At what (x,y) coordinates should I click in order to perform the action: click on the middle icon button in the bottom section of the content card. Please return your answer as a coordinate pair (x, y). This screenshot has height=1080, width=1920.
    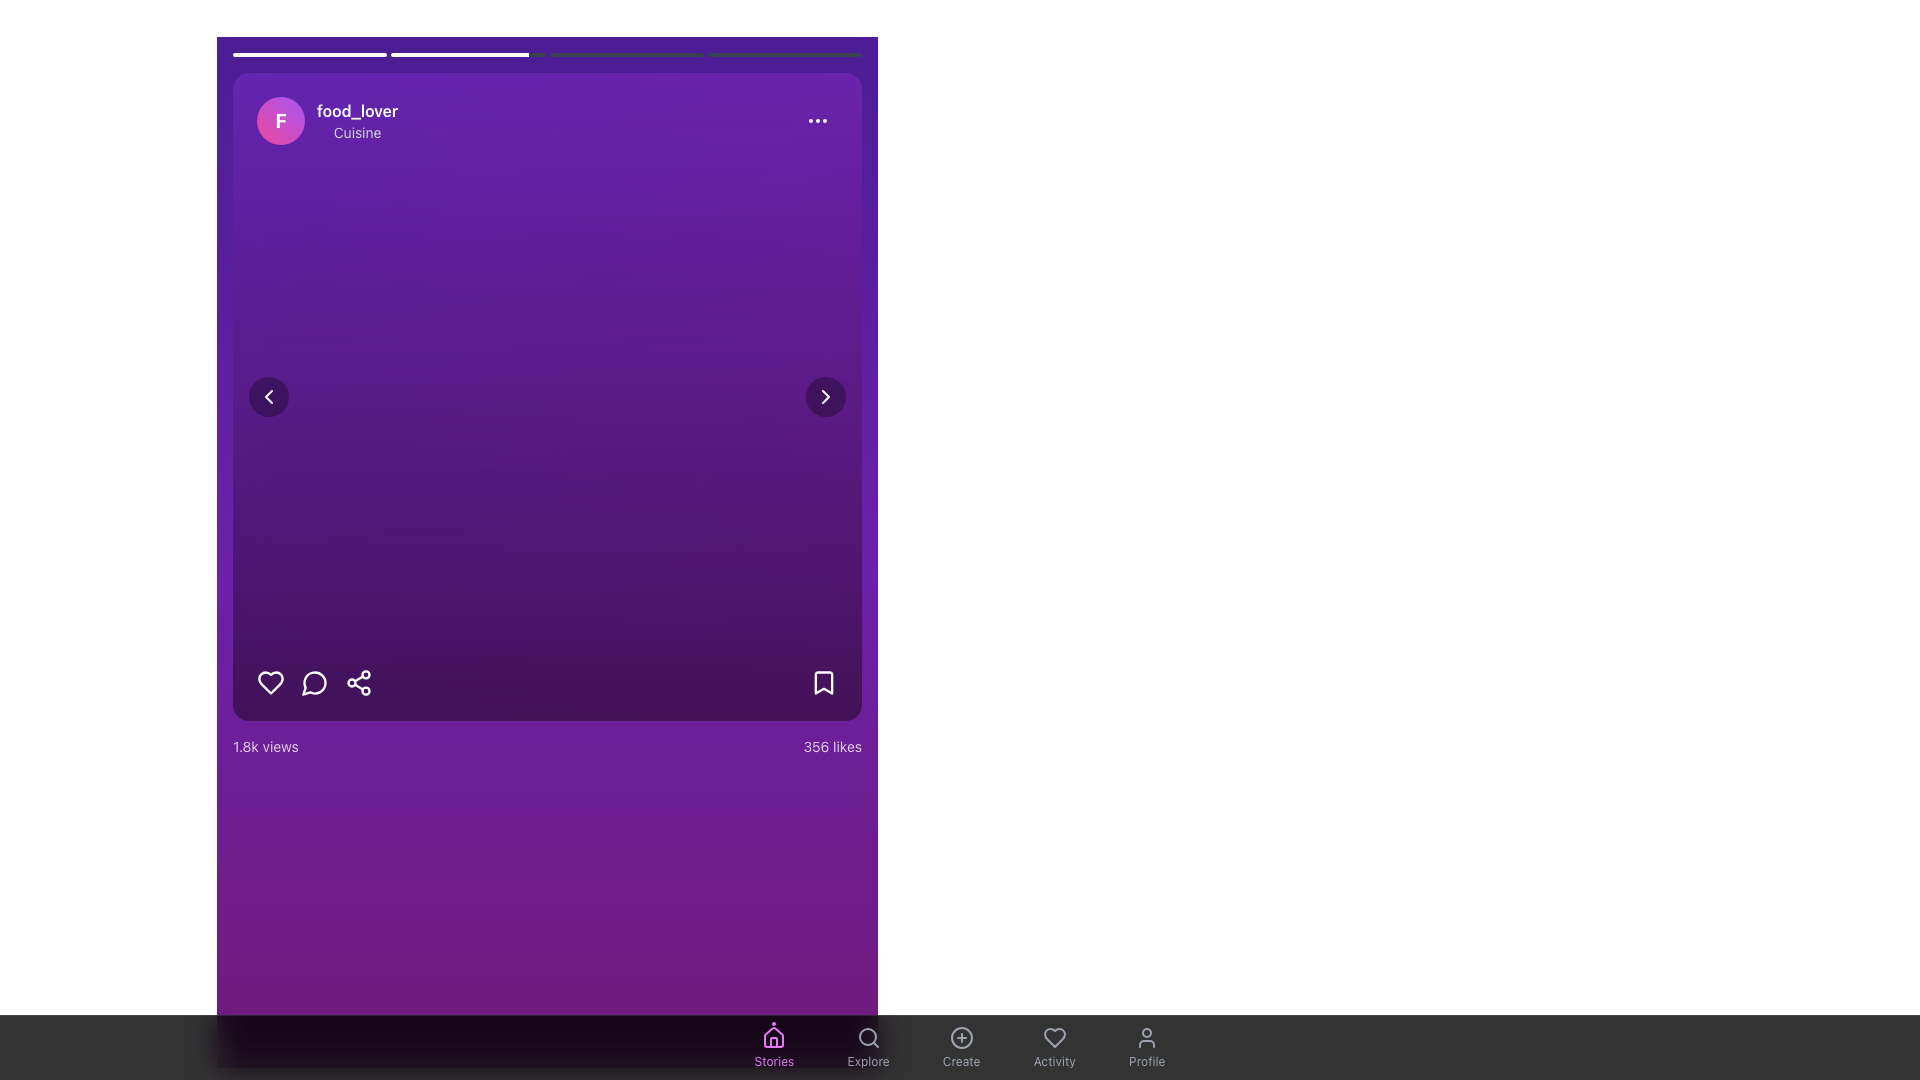
    Looking at the image, I should click on (314, 681).